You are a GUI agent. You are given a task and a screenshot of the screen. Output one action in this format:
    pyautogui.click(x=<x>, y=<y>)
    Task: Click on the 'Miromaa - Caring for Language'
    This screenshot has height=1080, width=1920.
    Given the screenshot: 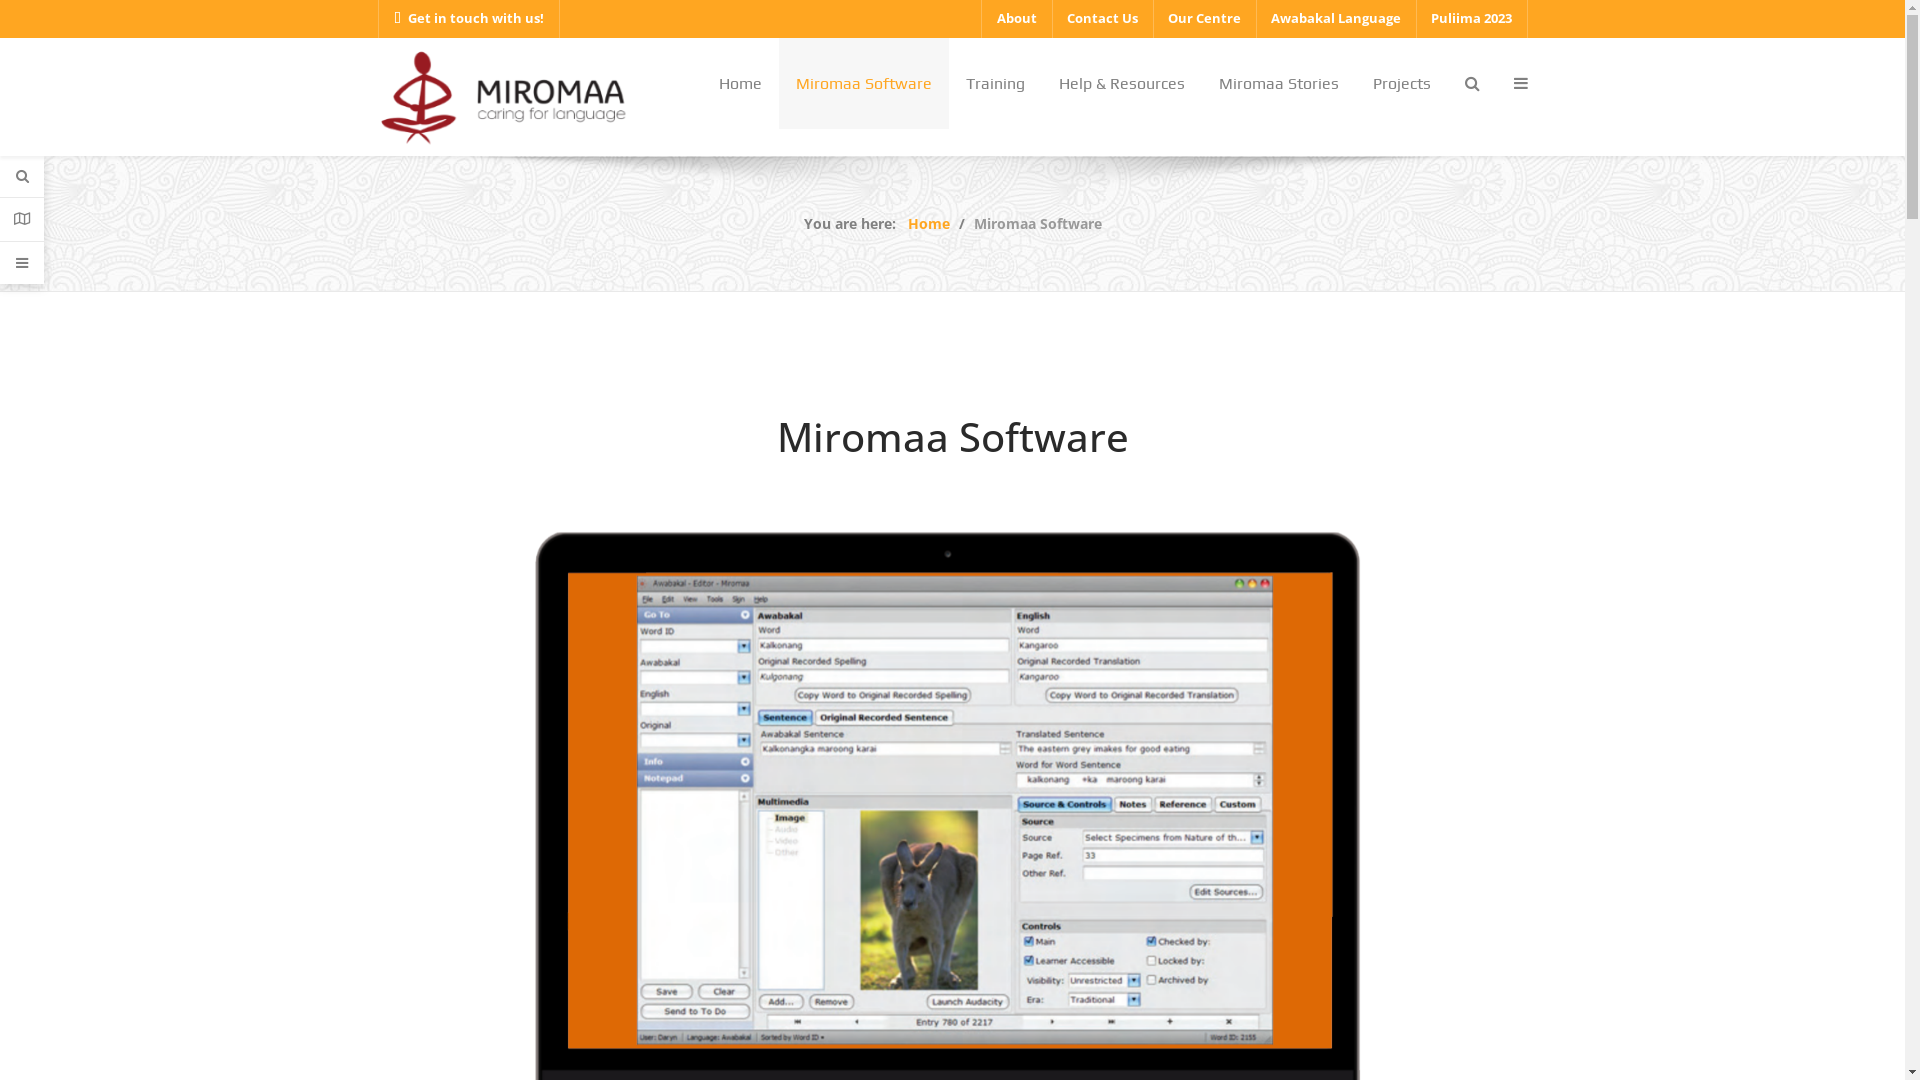 What is the action you would take?
    pyautogui.click(x=378, y=95)
    